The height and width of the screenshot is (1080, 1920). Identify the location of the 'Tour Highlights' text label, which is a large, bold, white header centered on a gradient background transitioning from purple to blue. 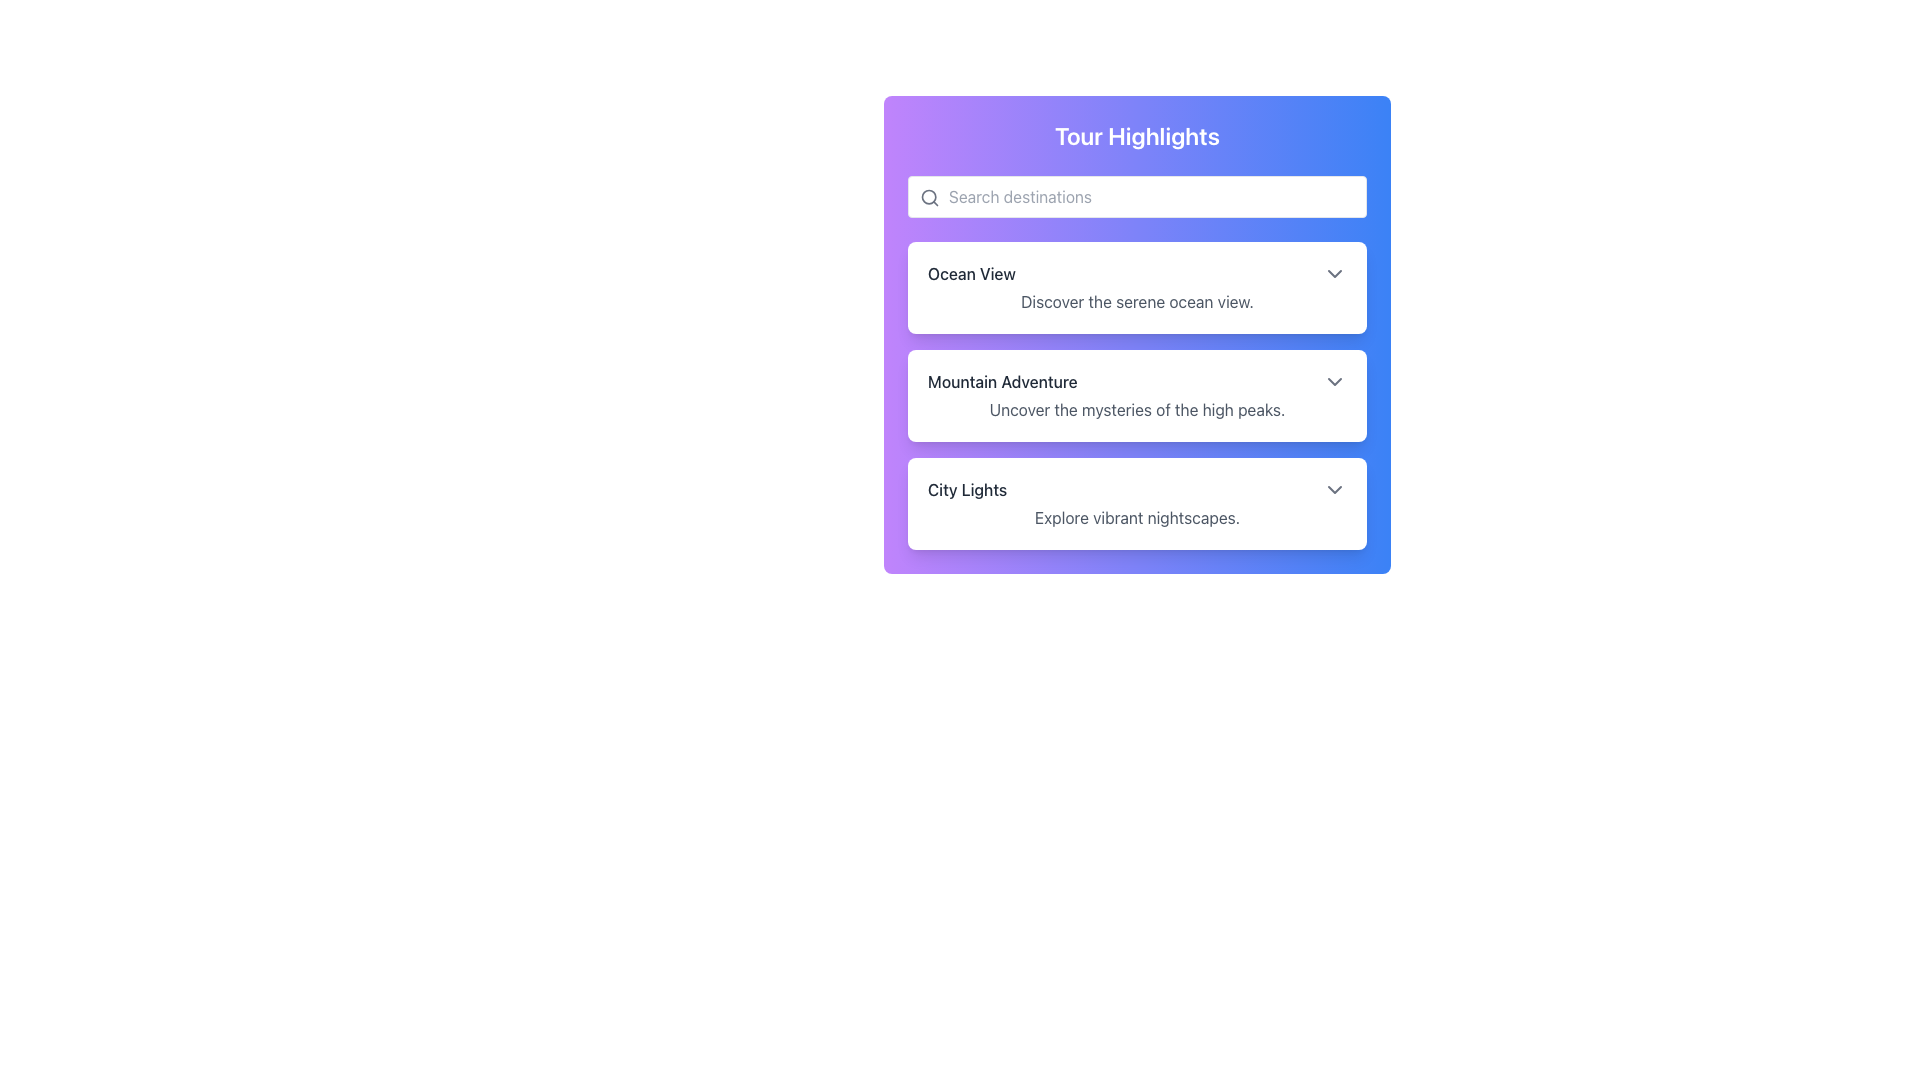
(1137, 135).